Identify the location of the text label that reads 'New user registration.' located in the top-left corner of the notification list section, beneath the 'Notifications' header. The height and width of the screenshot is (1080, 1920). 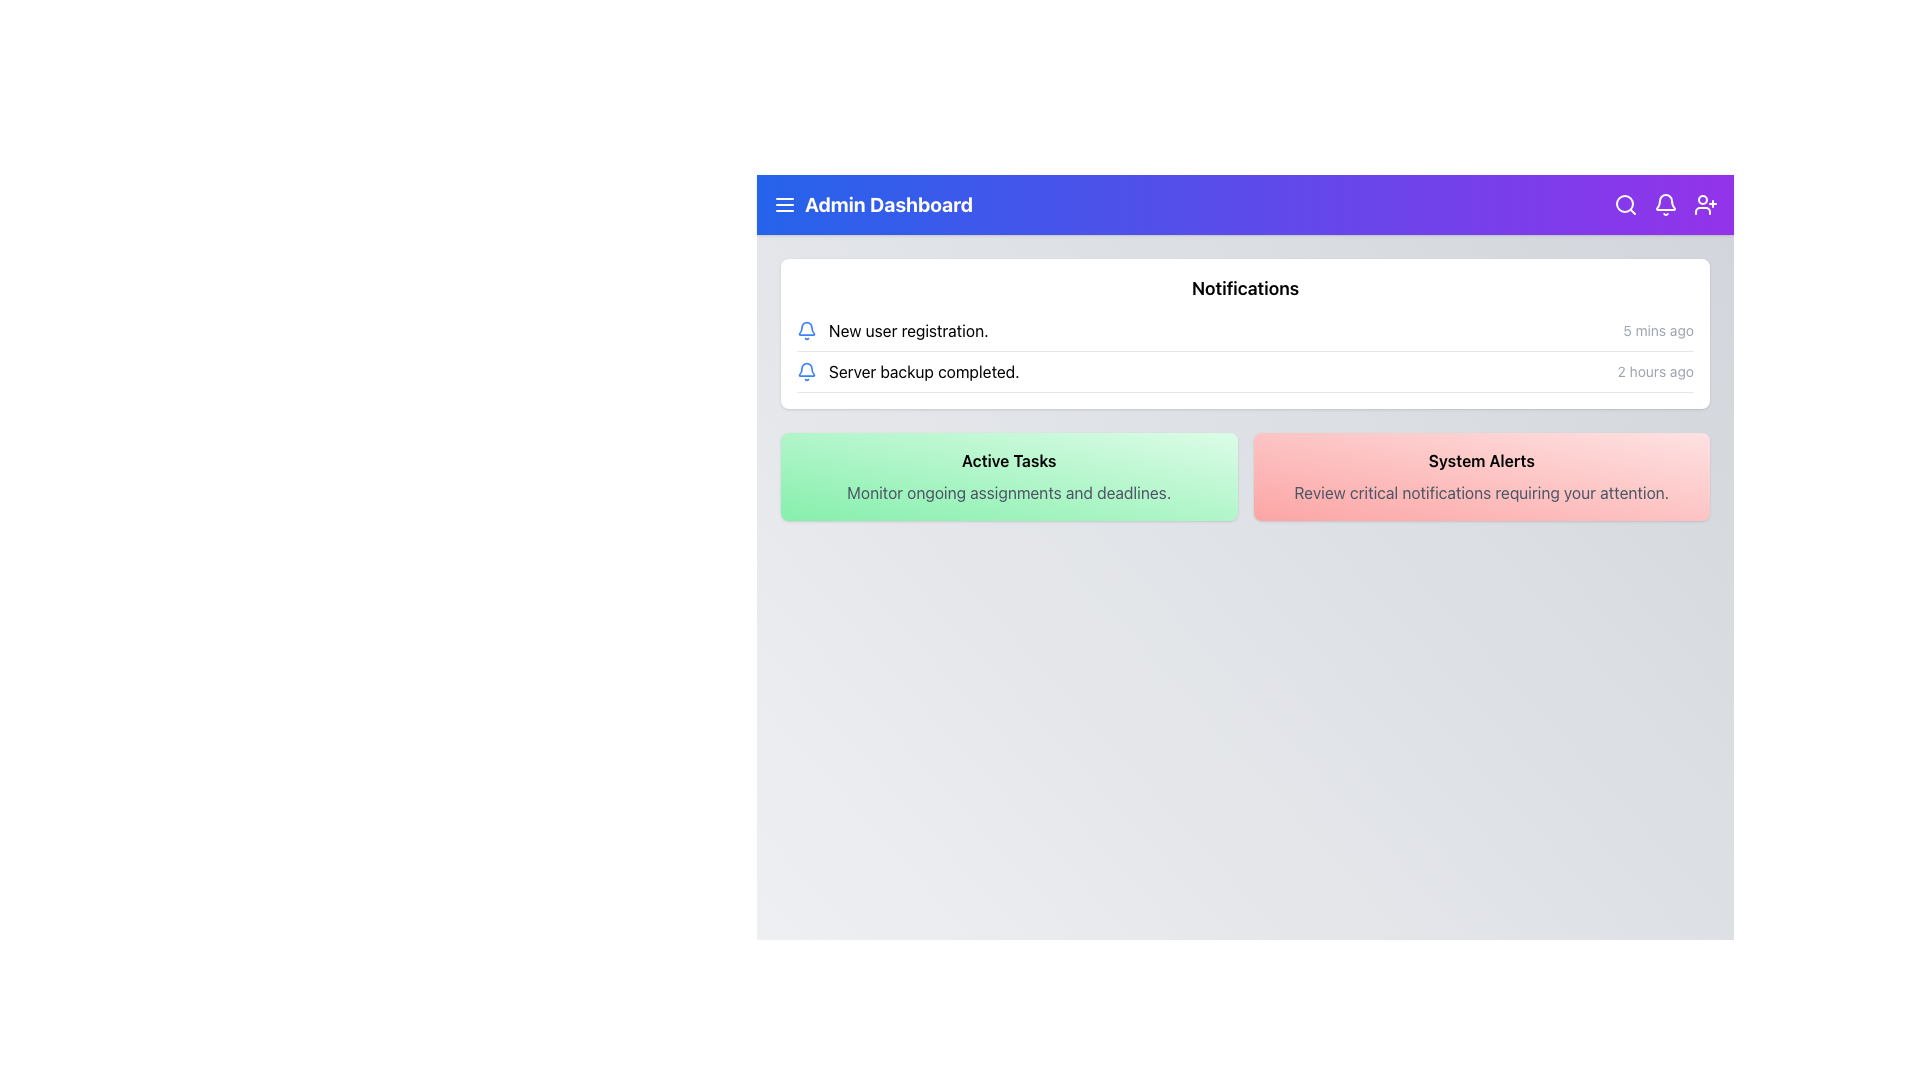
(907, 330).